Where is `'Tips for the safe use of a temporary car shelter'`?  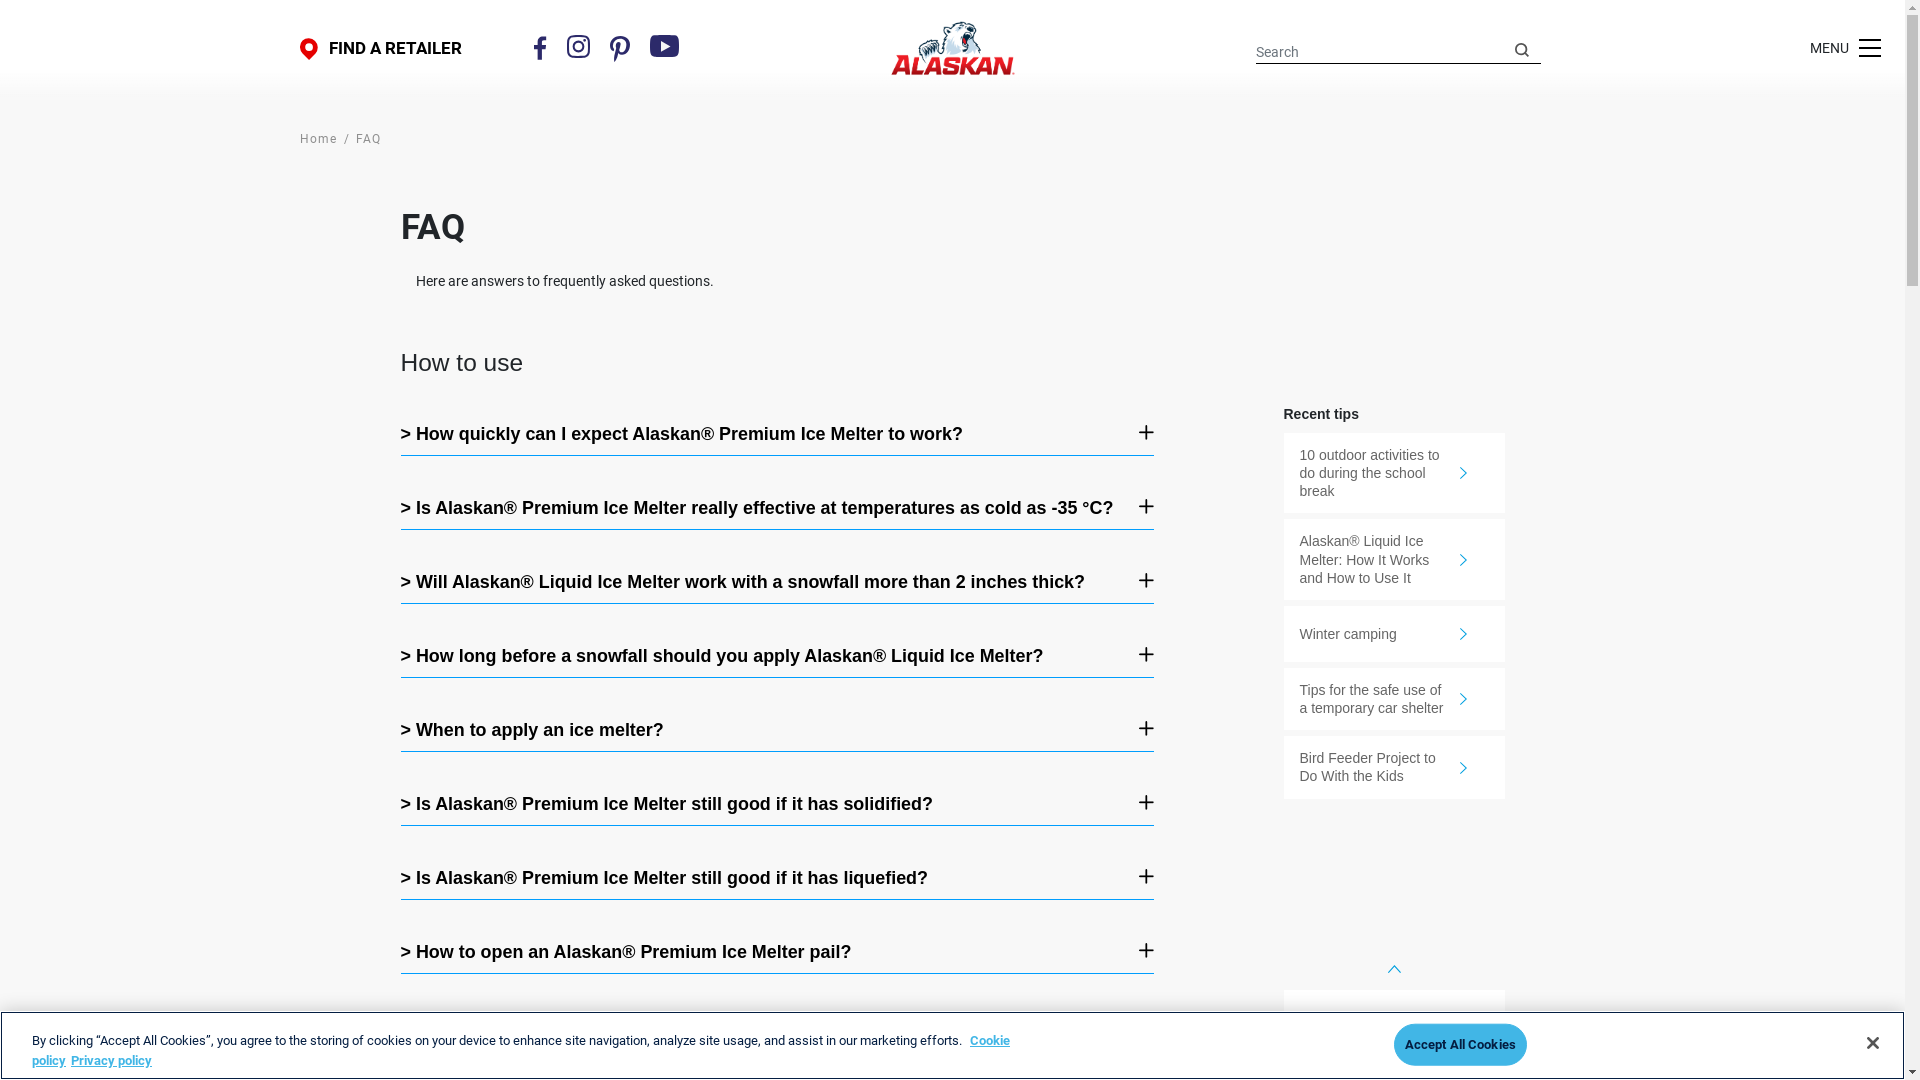
'Tips for the safe use of a temporary car shelter' is located at coordinates (1393, 697).